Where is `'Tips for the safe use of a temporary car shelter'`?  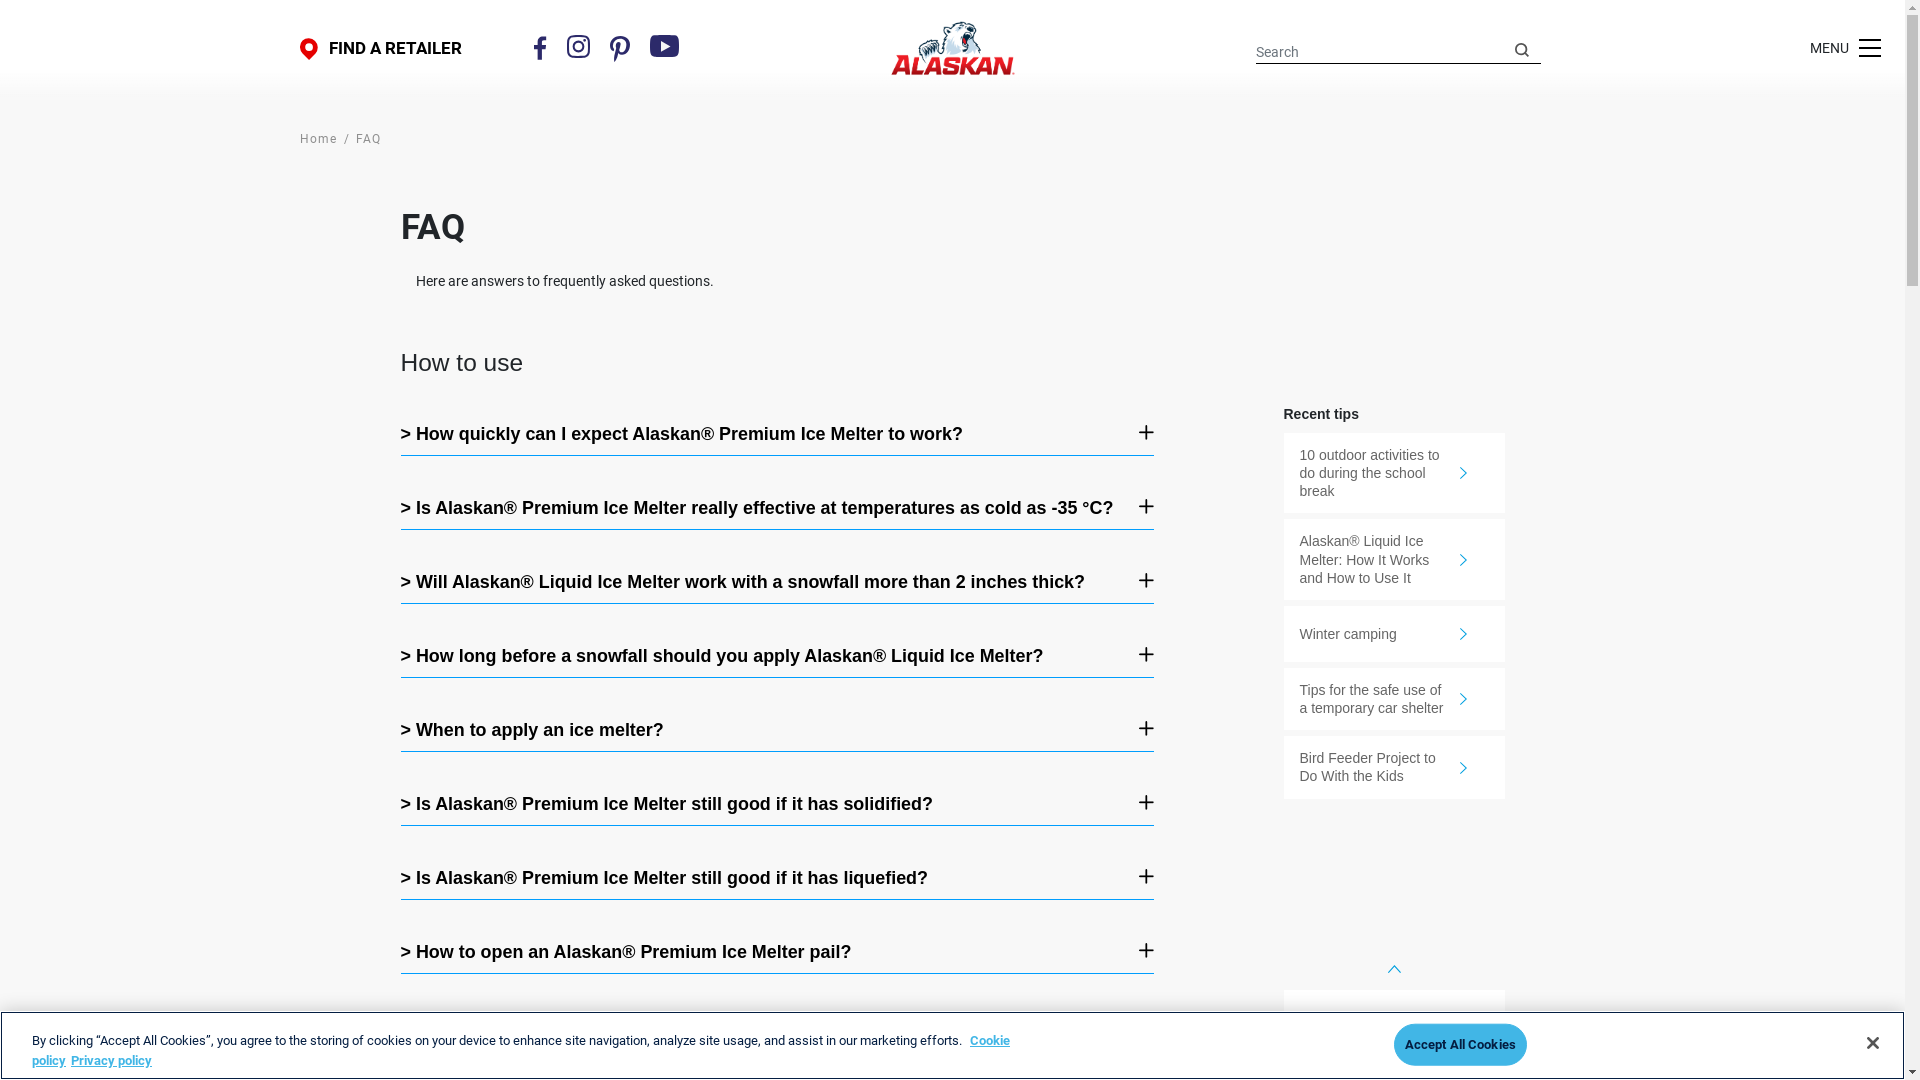
'Tips for the safe use of a temporary car shelter' is located at coordinates (1393, 697).